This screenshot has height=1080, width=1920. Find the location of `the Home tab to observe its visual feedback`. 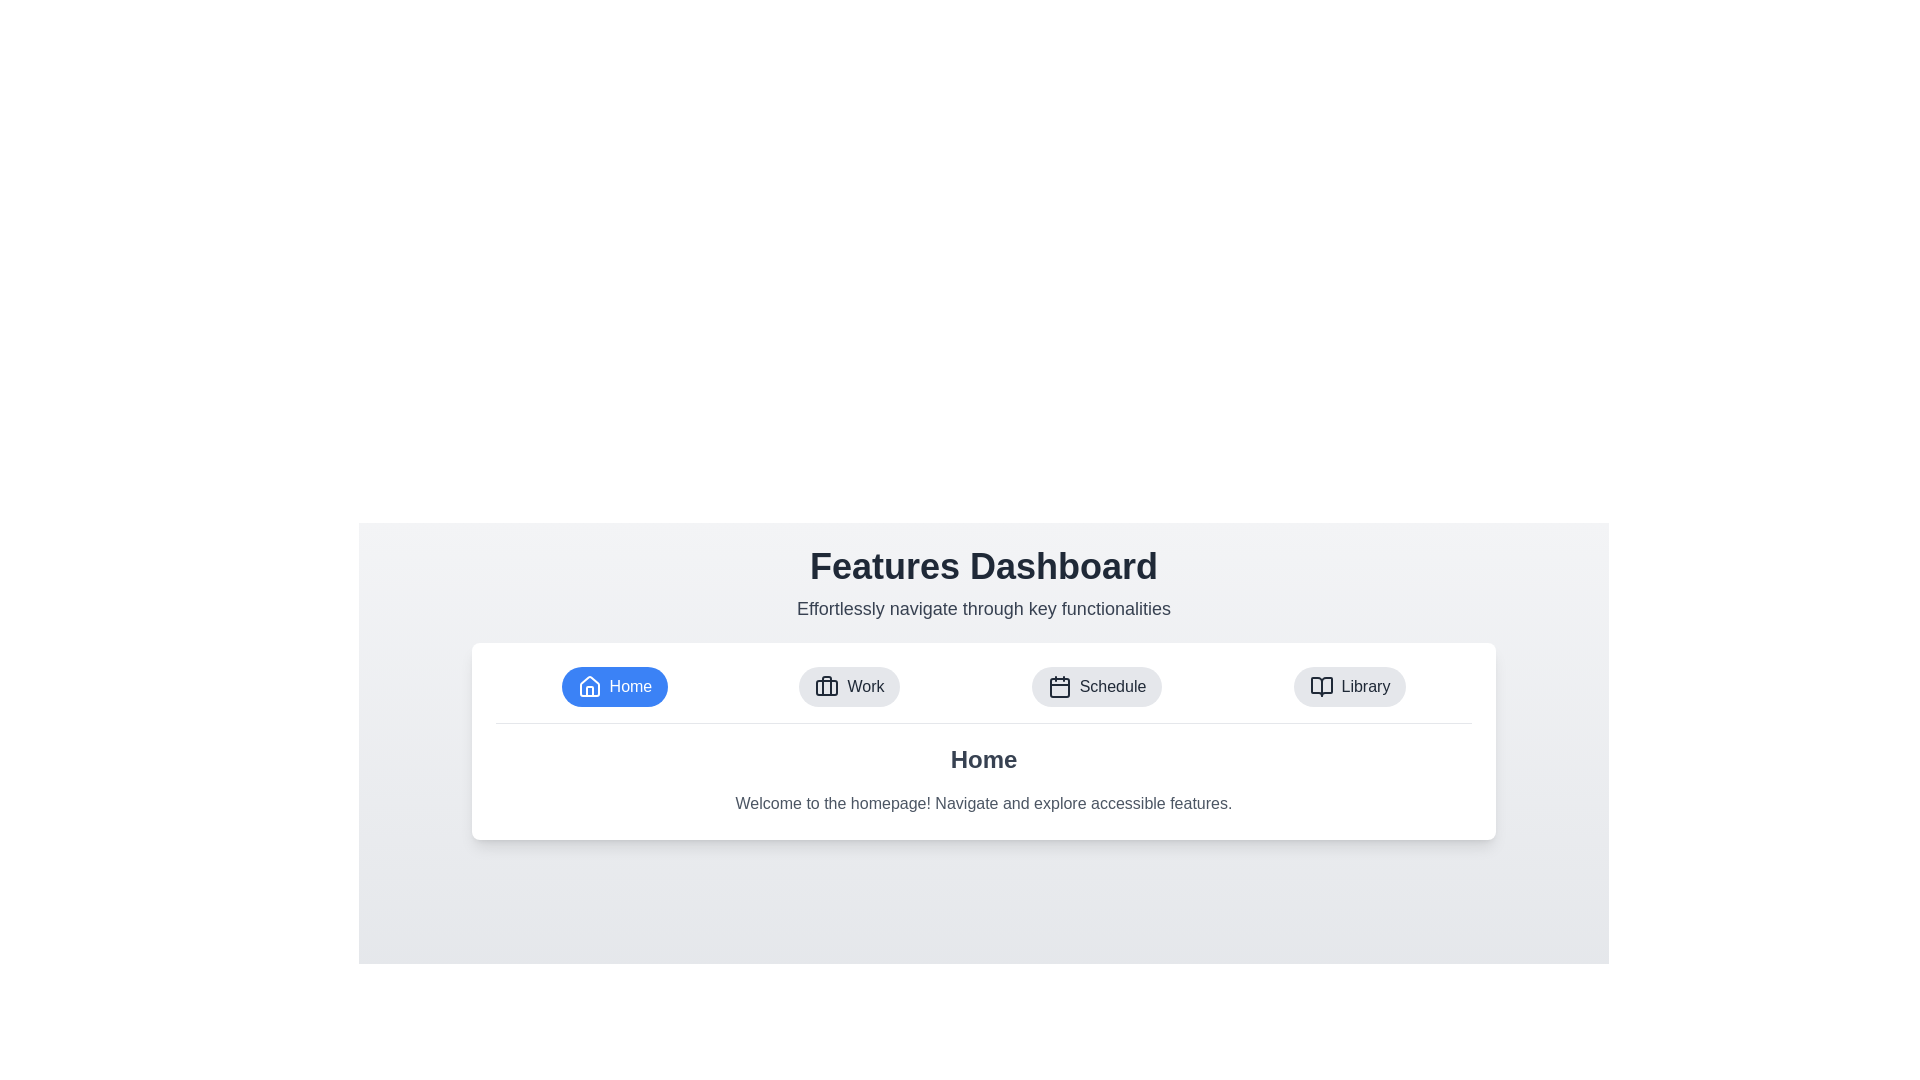

the Home tab to observe its visual feedback is located at coordinates (613, 685).